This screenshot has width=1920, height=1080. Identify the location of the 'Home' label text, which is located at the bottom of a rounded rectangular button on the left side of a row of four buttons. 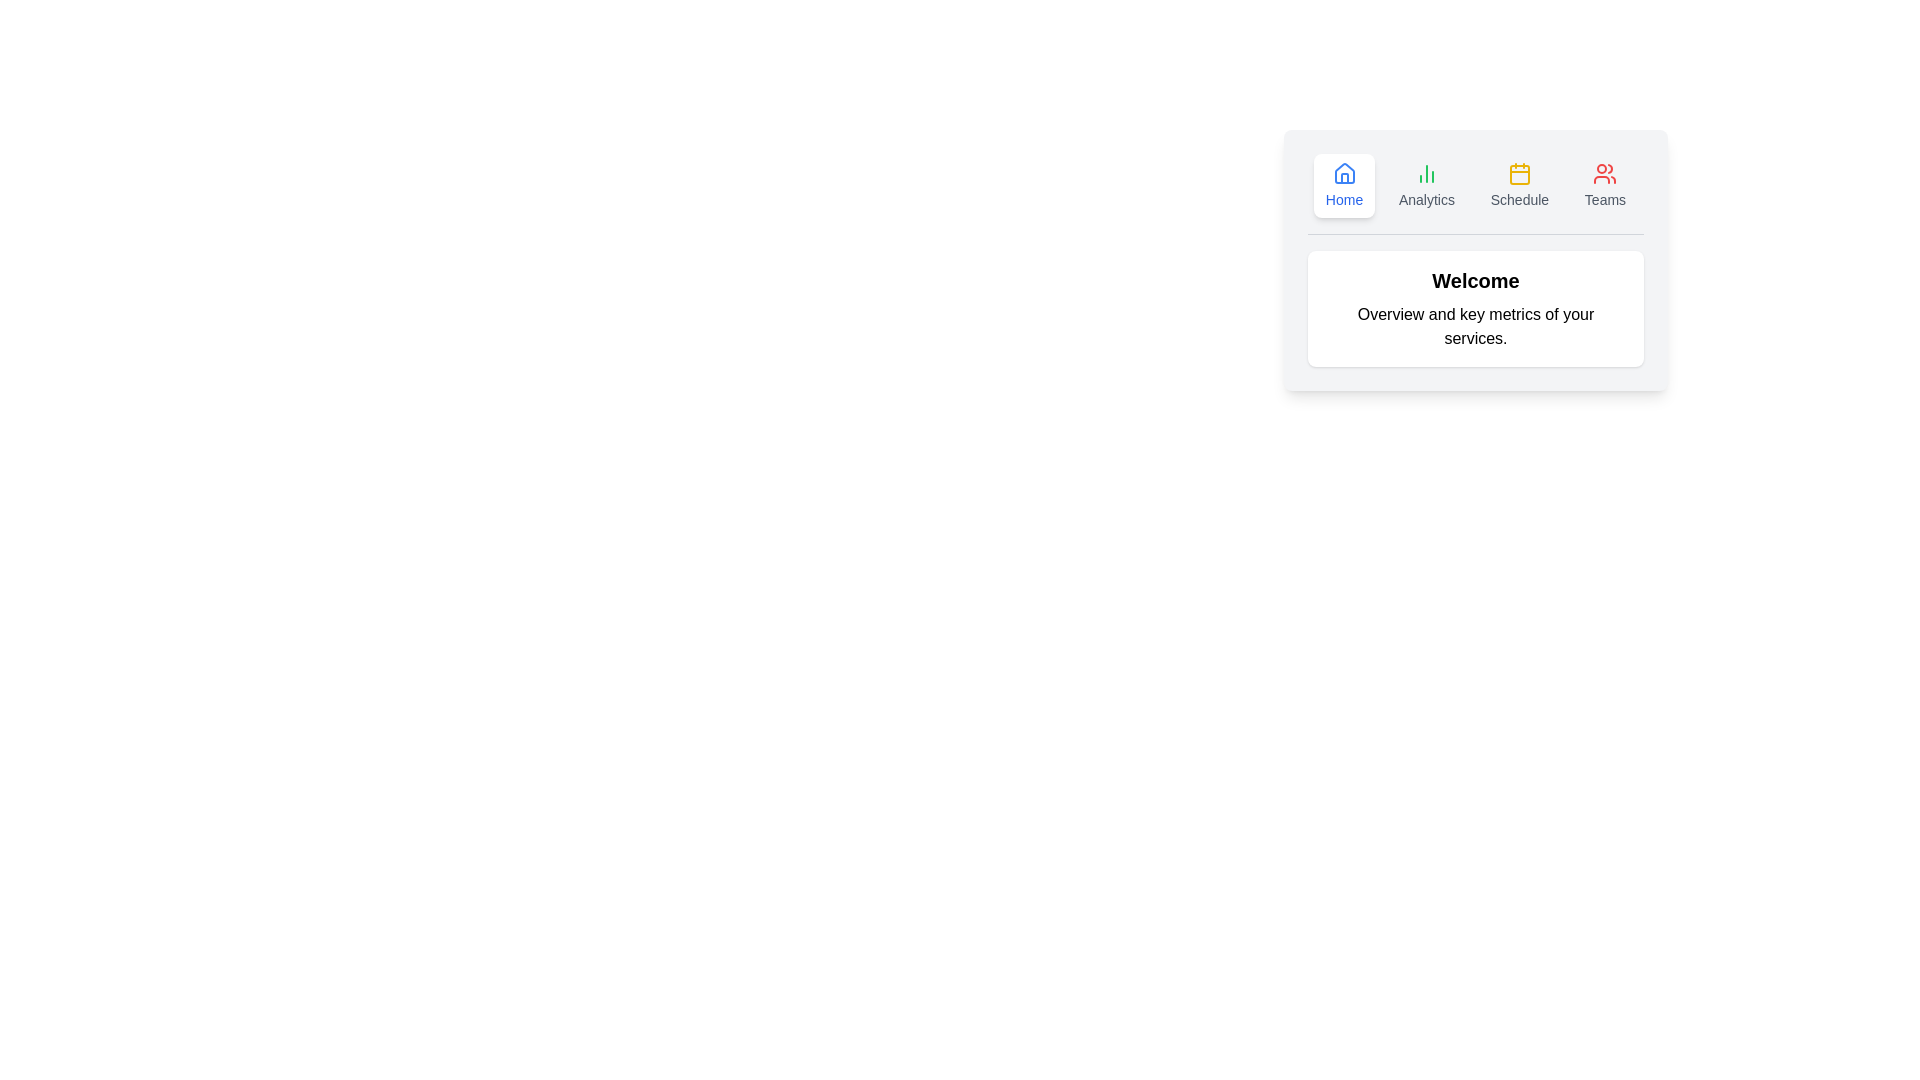
(1344, 200).